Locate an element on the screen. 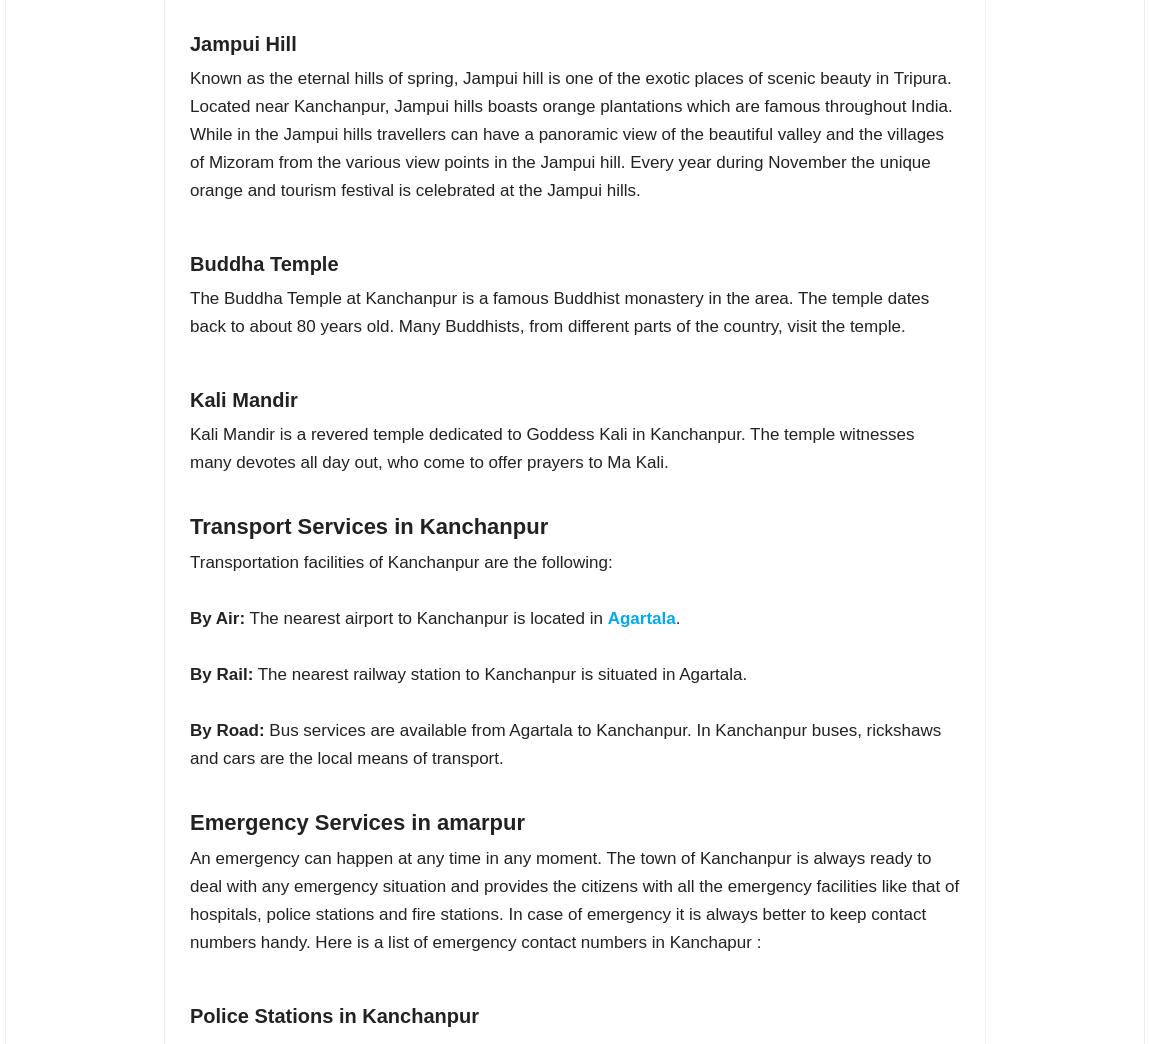 Image resolution: width=1150 pixels, height=1044 pixels. 'Police Stations in Kanchanpur' is located at coordinates (333, 1016).